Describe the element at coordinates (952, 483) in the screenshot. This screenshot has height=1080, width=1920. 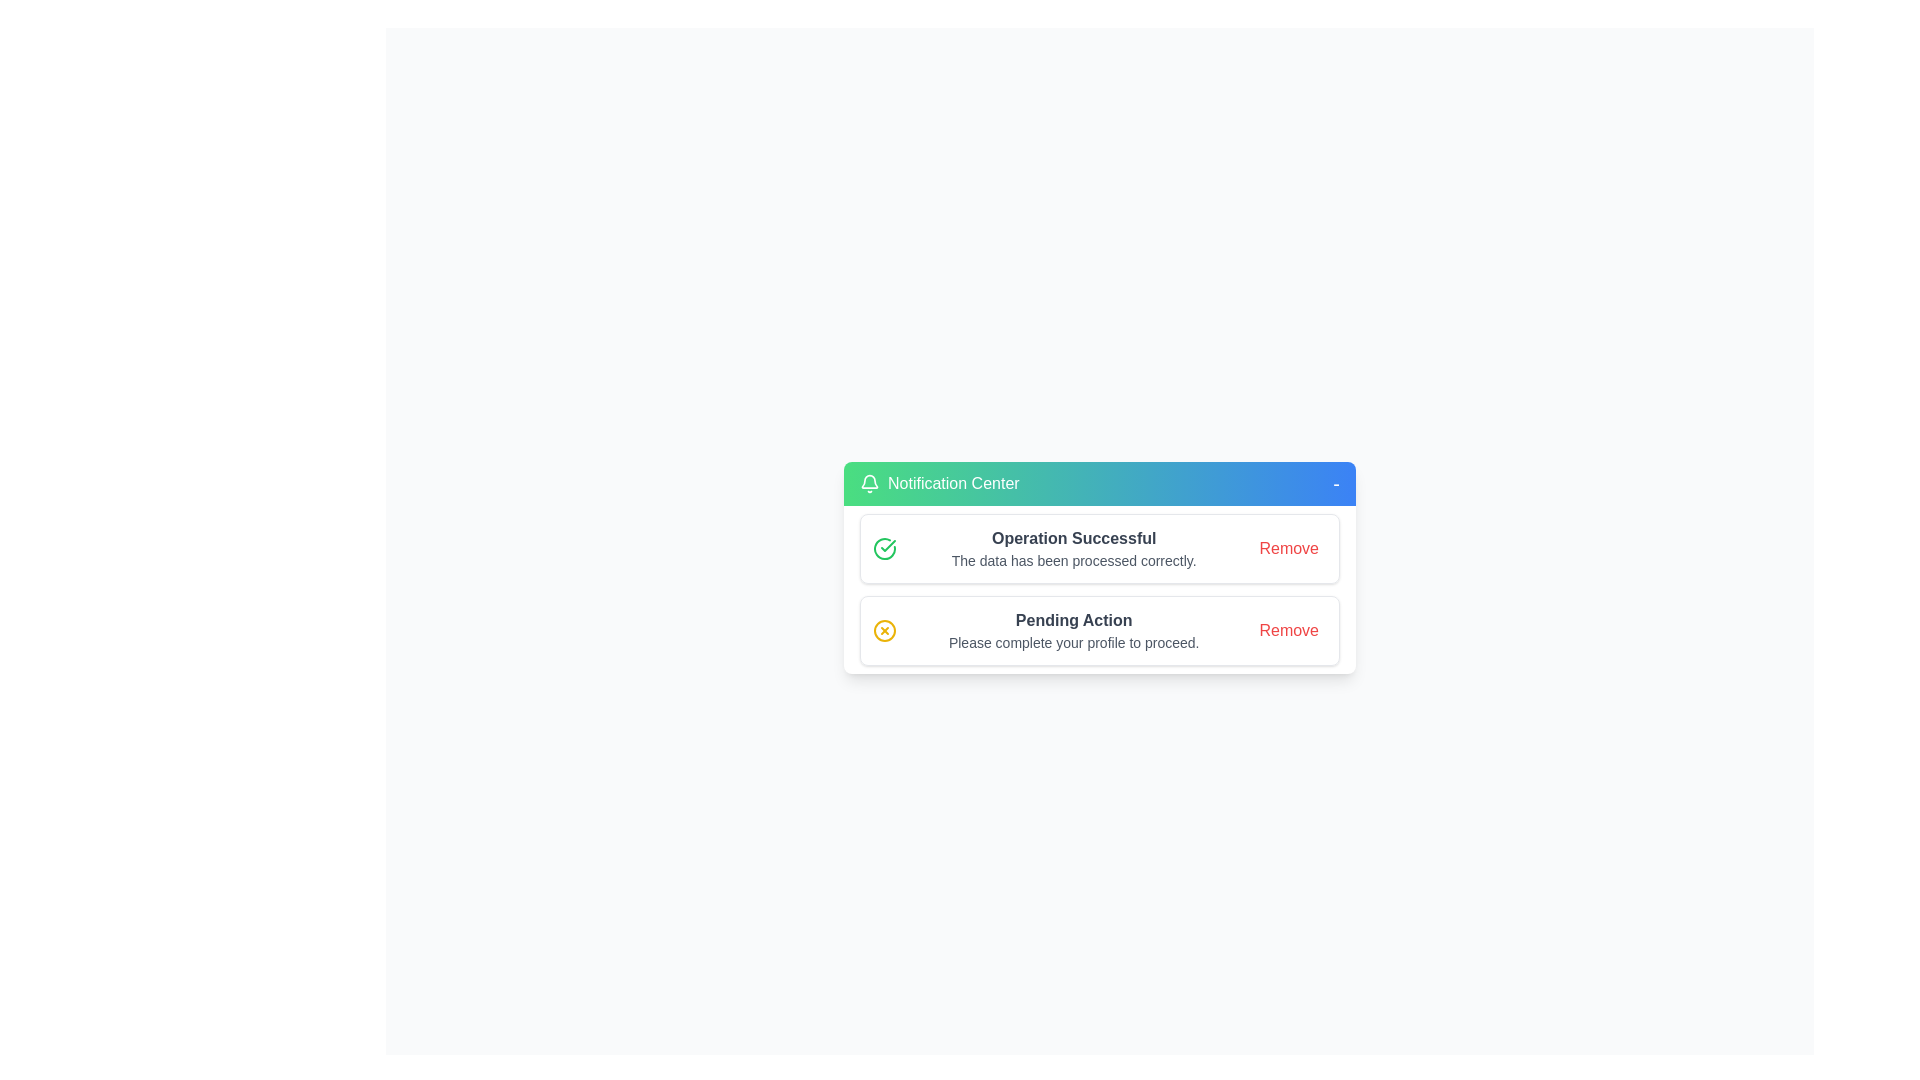
I see `the 'Notification Center' label displayed in white text against a gradient background, located near the upper-left side of the notification panel` at that location.